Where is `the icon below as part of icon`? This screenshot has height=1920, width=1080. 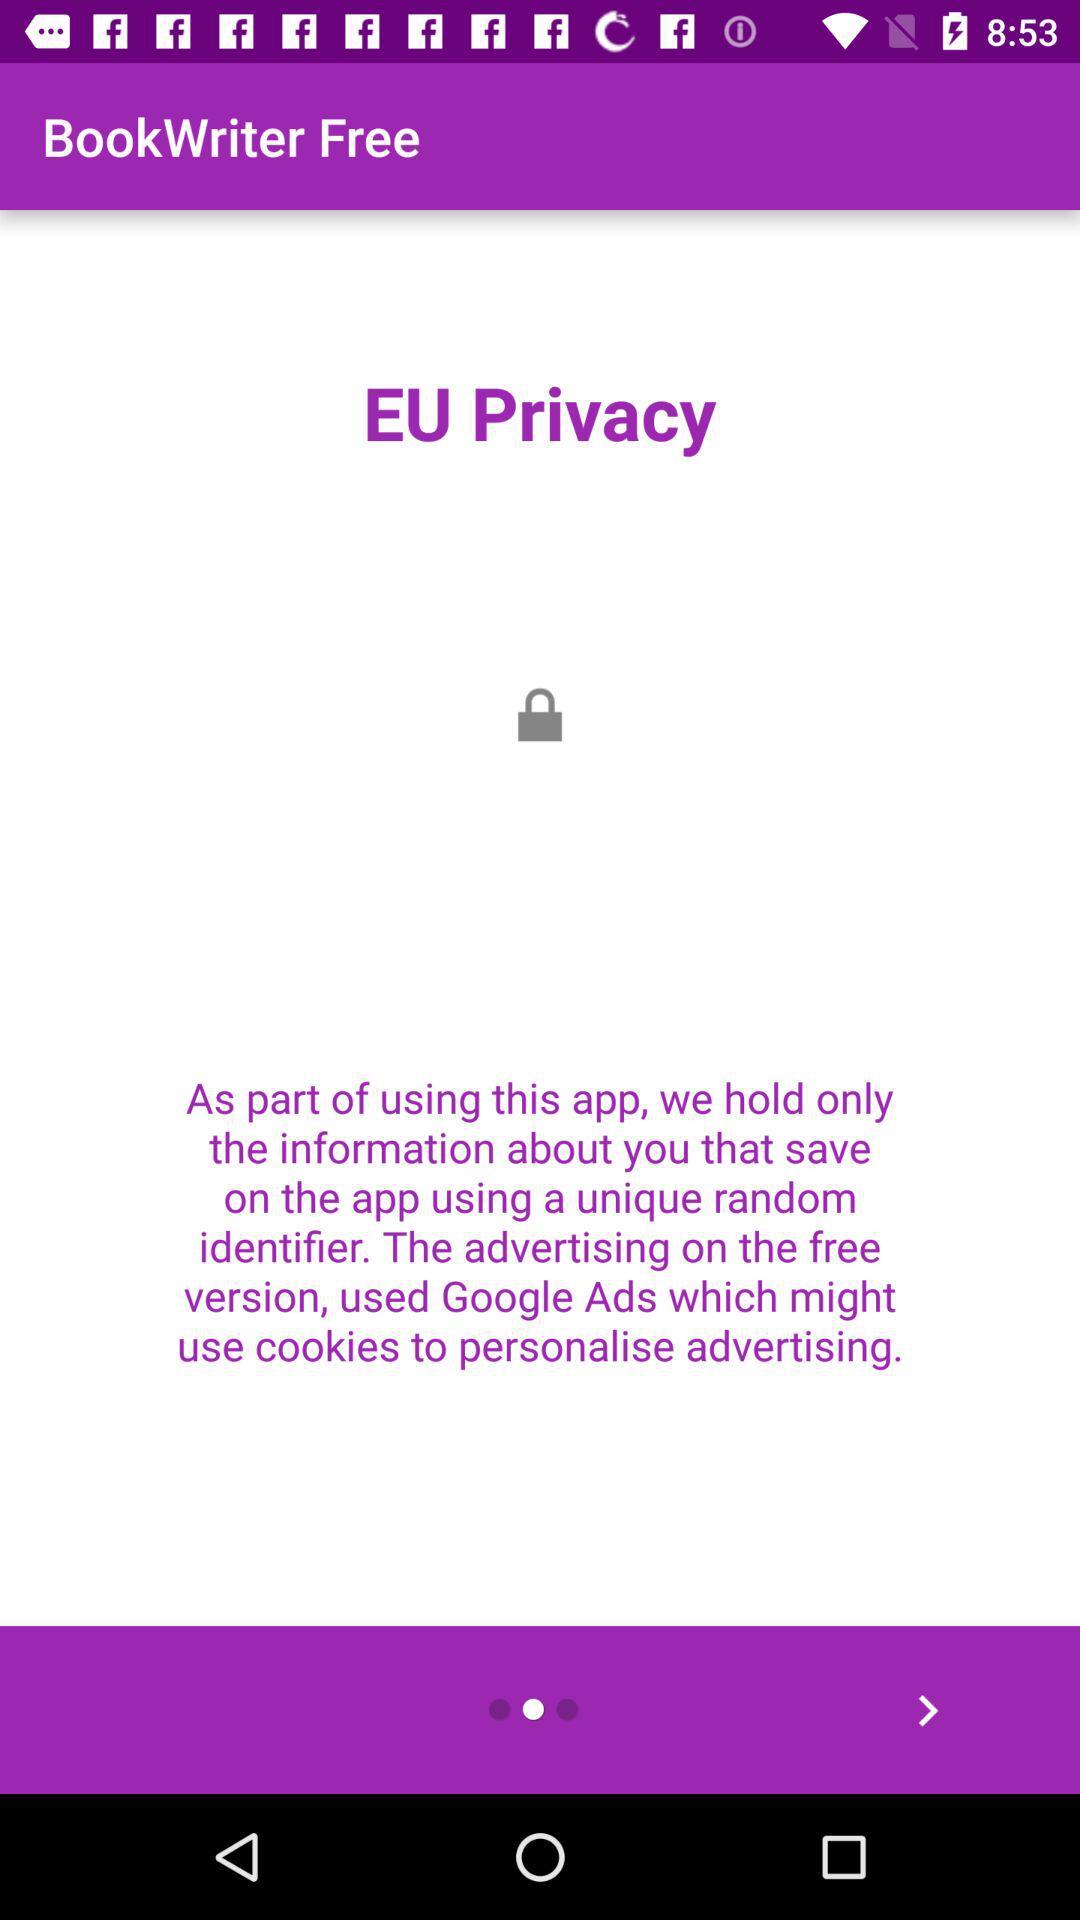 the icon below as part of icon is located at coordinates (927, 1709).